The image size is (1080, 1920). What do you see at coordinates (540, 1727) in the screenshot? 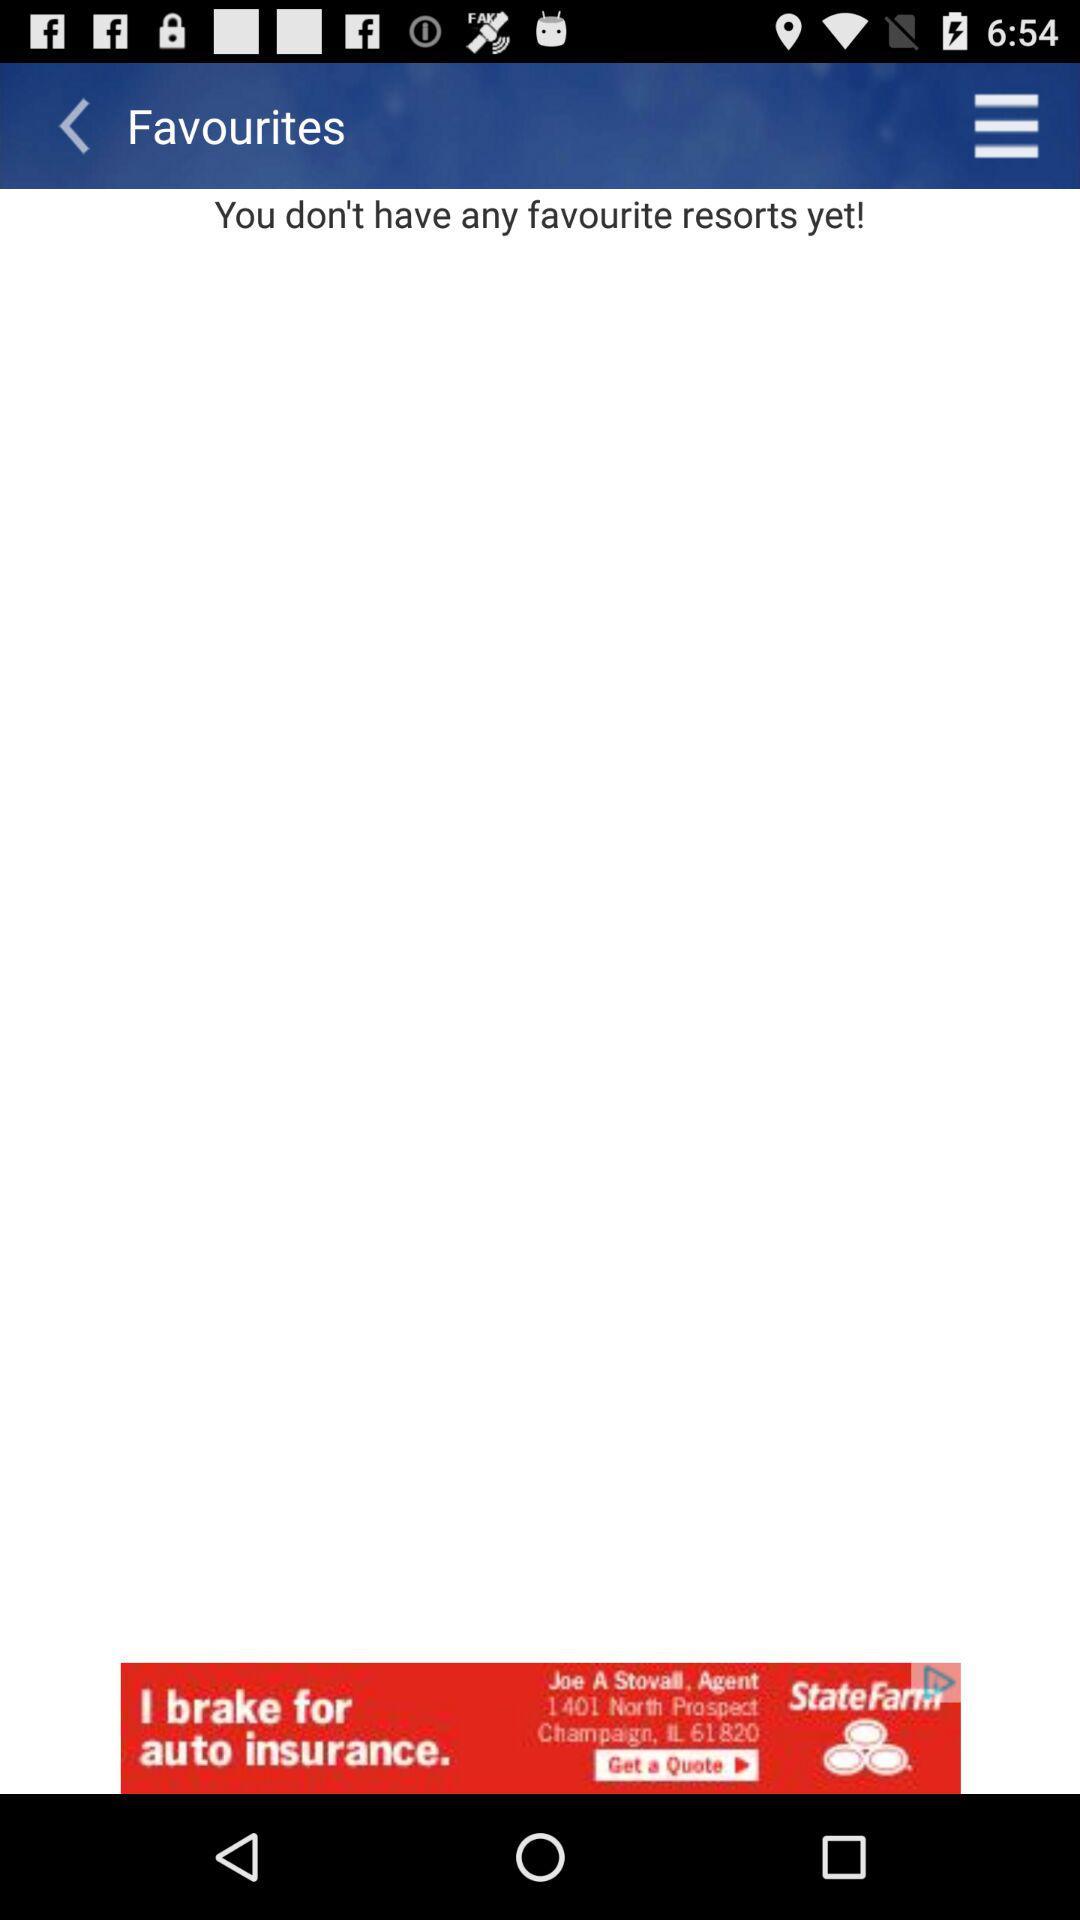
I see `share the article` at bounding box center [540, 1727].